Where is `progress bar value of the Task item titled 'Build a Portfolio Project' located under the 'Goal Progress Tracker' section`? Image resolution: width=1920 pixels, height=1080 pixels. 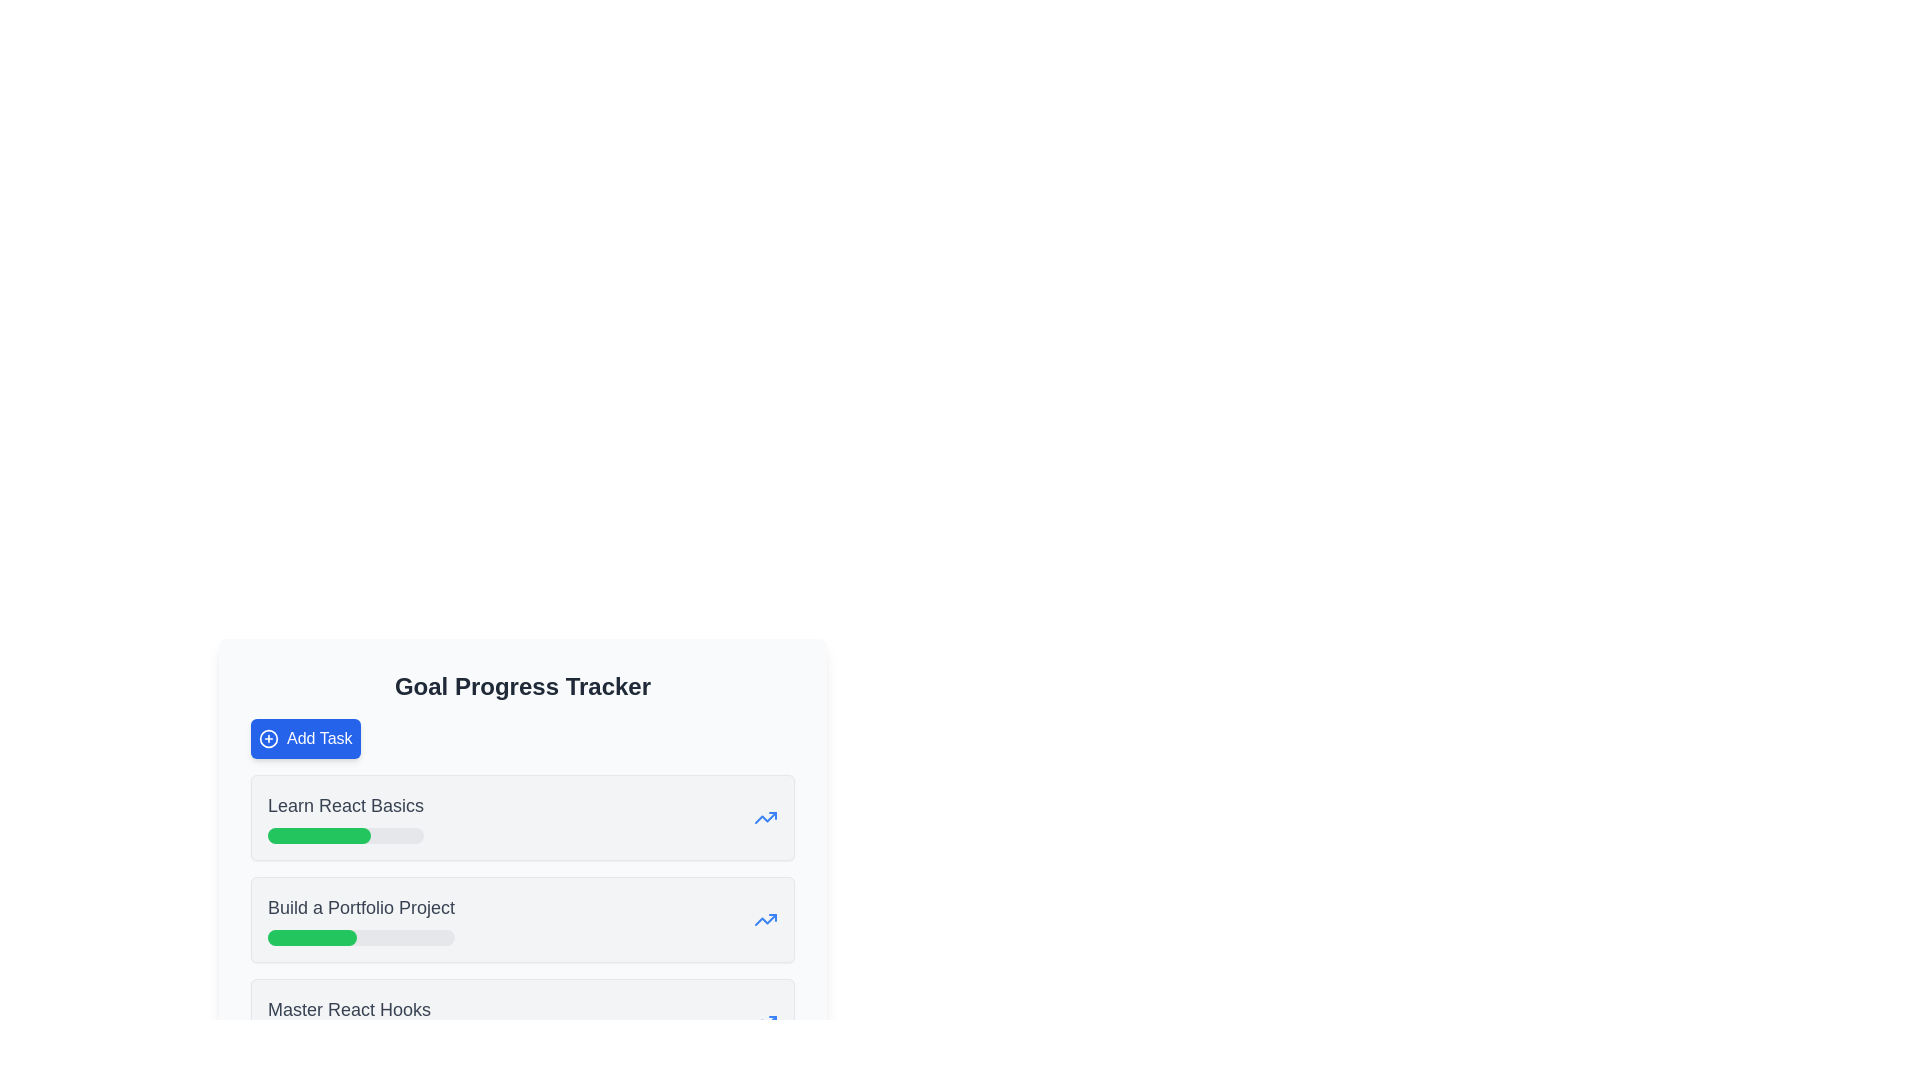
progress bar value of the Task item titled 'Build a Portfolio Project' located under the 'Goal Progress Tracker' section is located at coordinates (361, 920).